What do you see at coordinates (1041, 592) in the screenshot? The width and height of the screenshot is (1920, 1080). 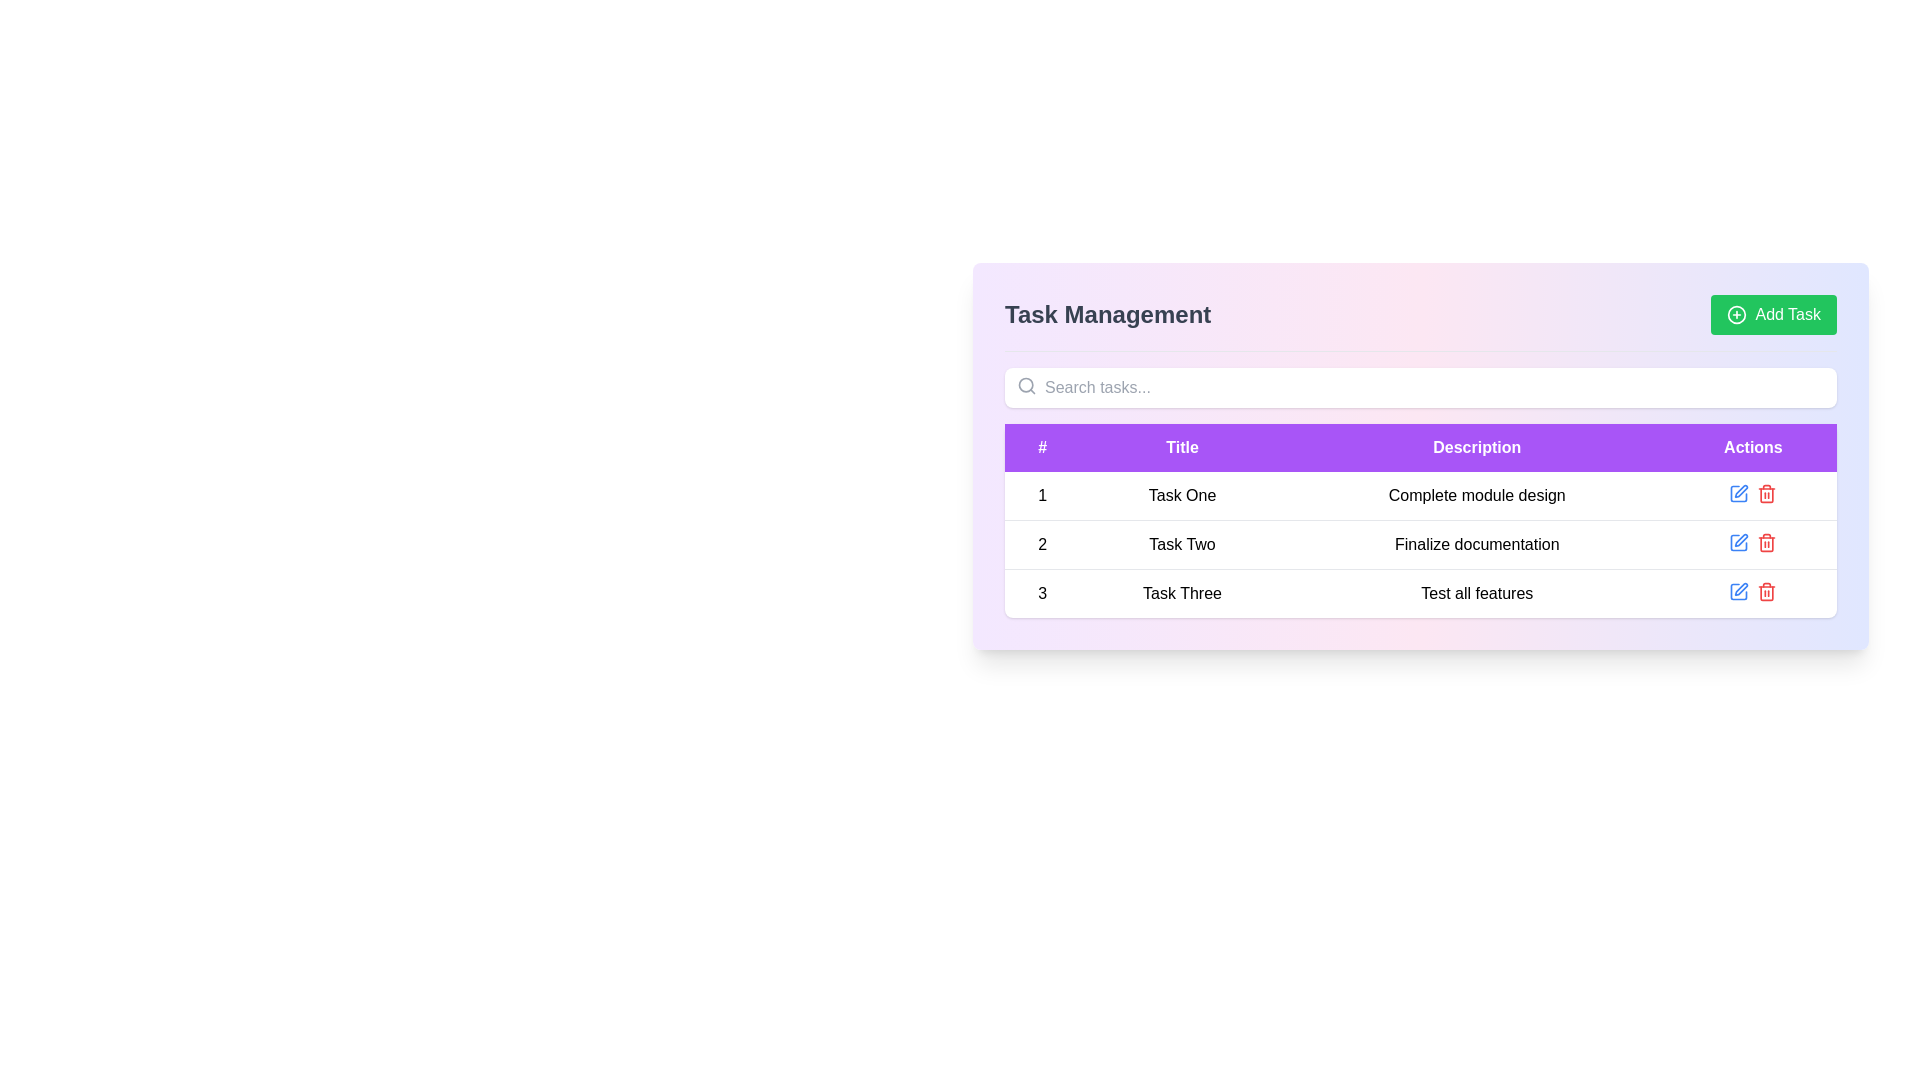 I see `the table cell displaying the number '3' located in the last row of the table under the column '#'` at bounding box center [1041, 592].